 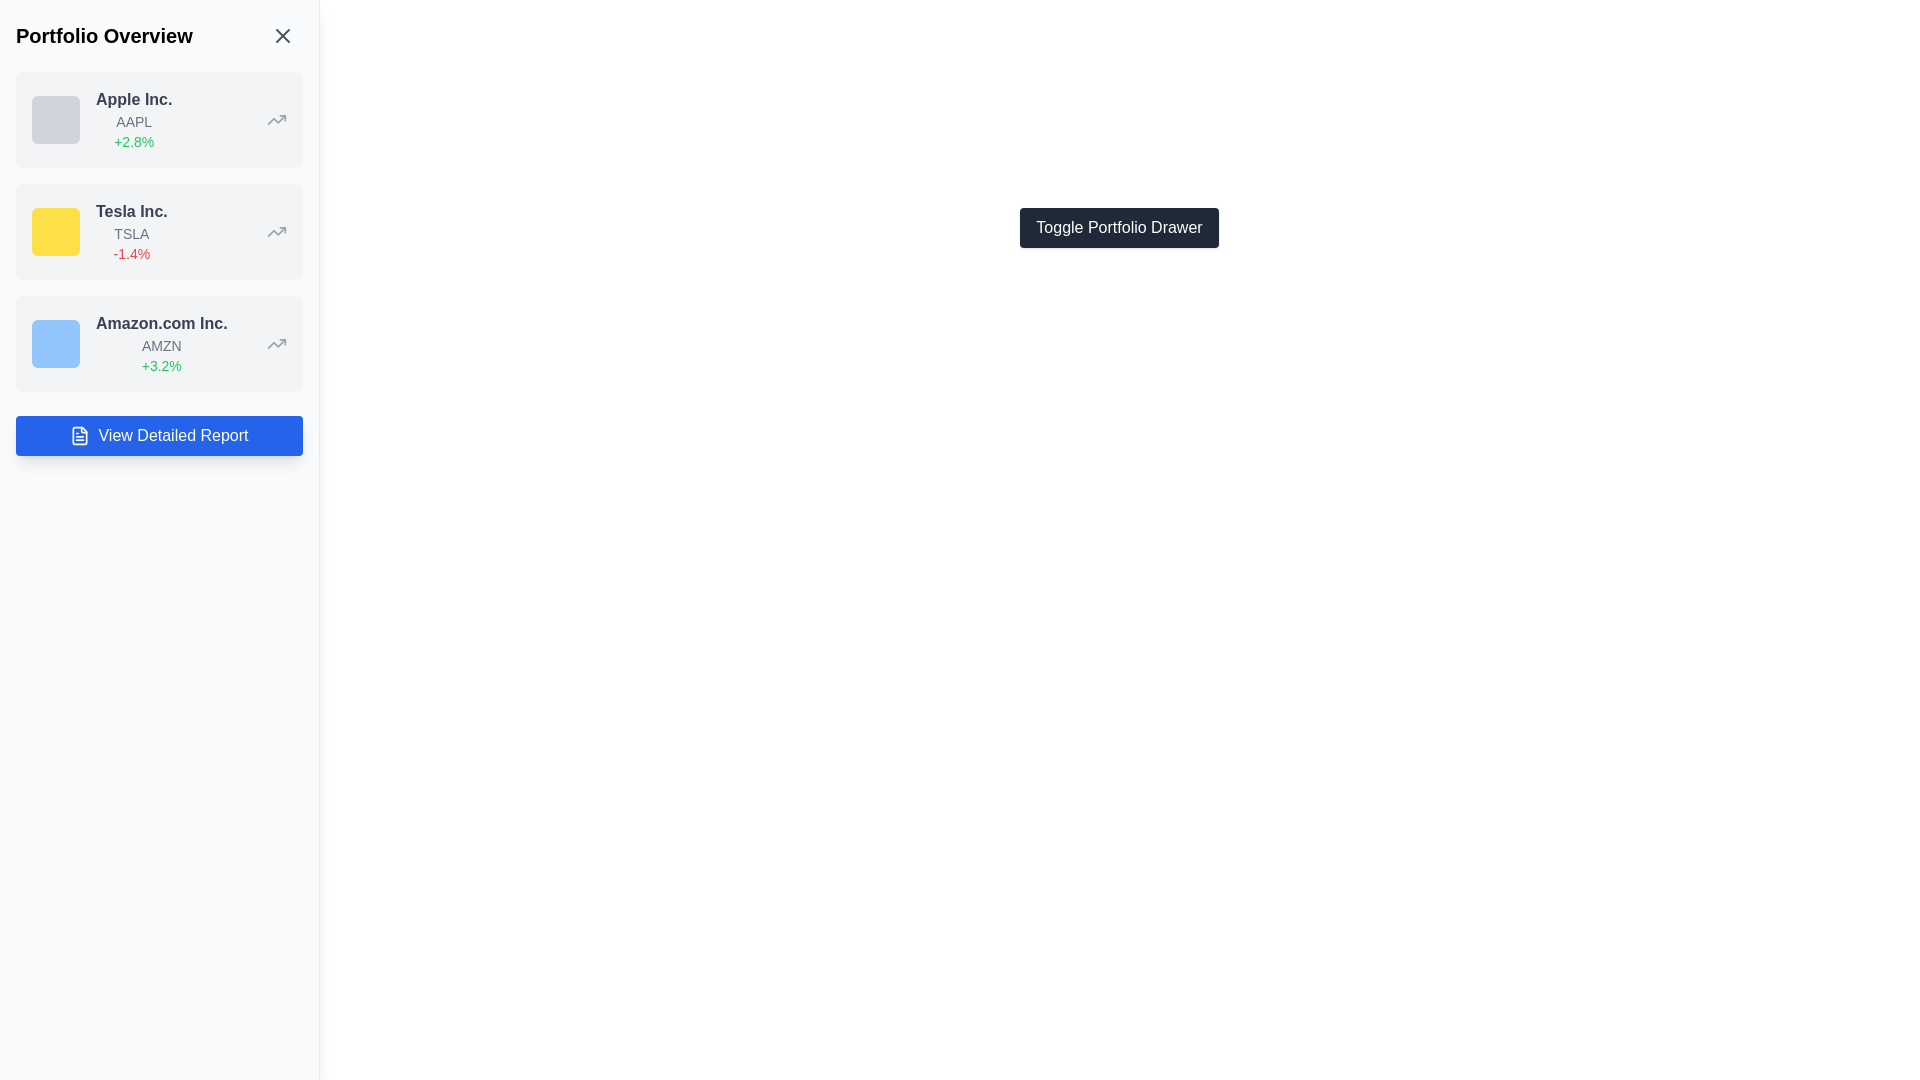 What do you see at coordinates (161, 323) in the screenshot?
I see `text element displaying the company name 'Amazon.com Inc.' located in the third row of the portfolio overview section in the left panel, above the ticker symbol 'AMZN' and the percentage '+3.2%` at bounding box center [161, 323].